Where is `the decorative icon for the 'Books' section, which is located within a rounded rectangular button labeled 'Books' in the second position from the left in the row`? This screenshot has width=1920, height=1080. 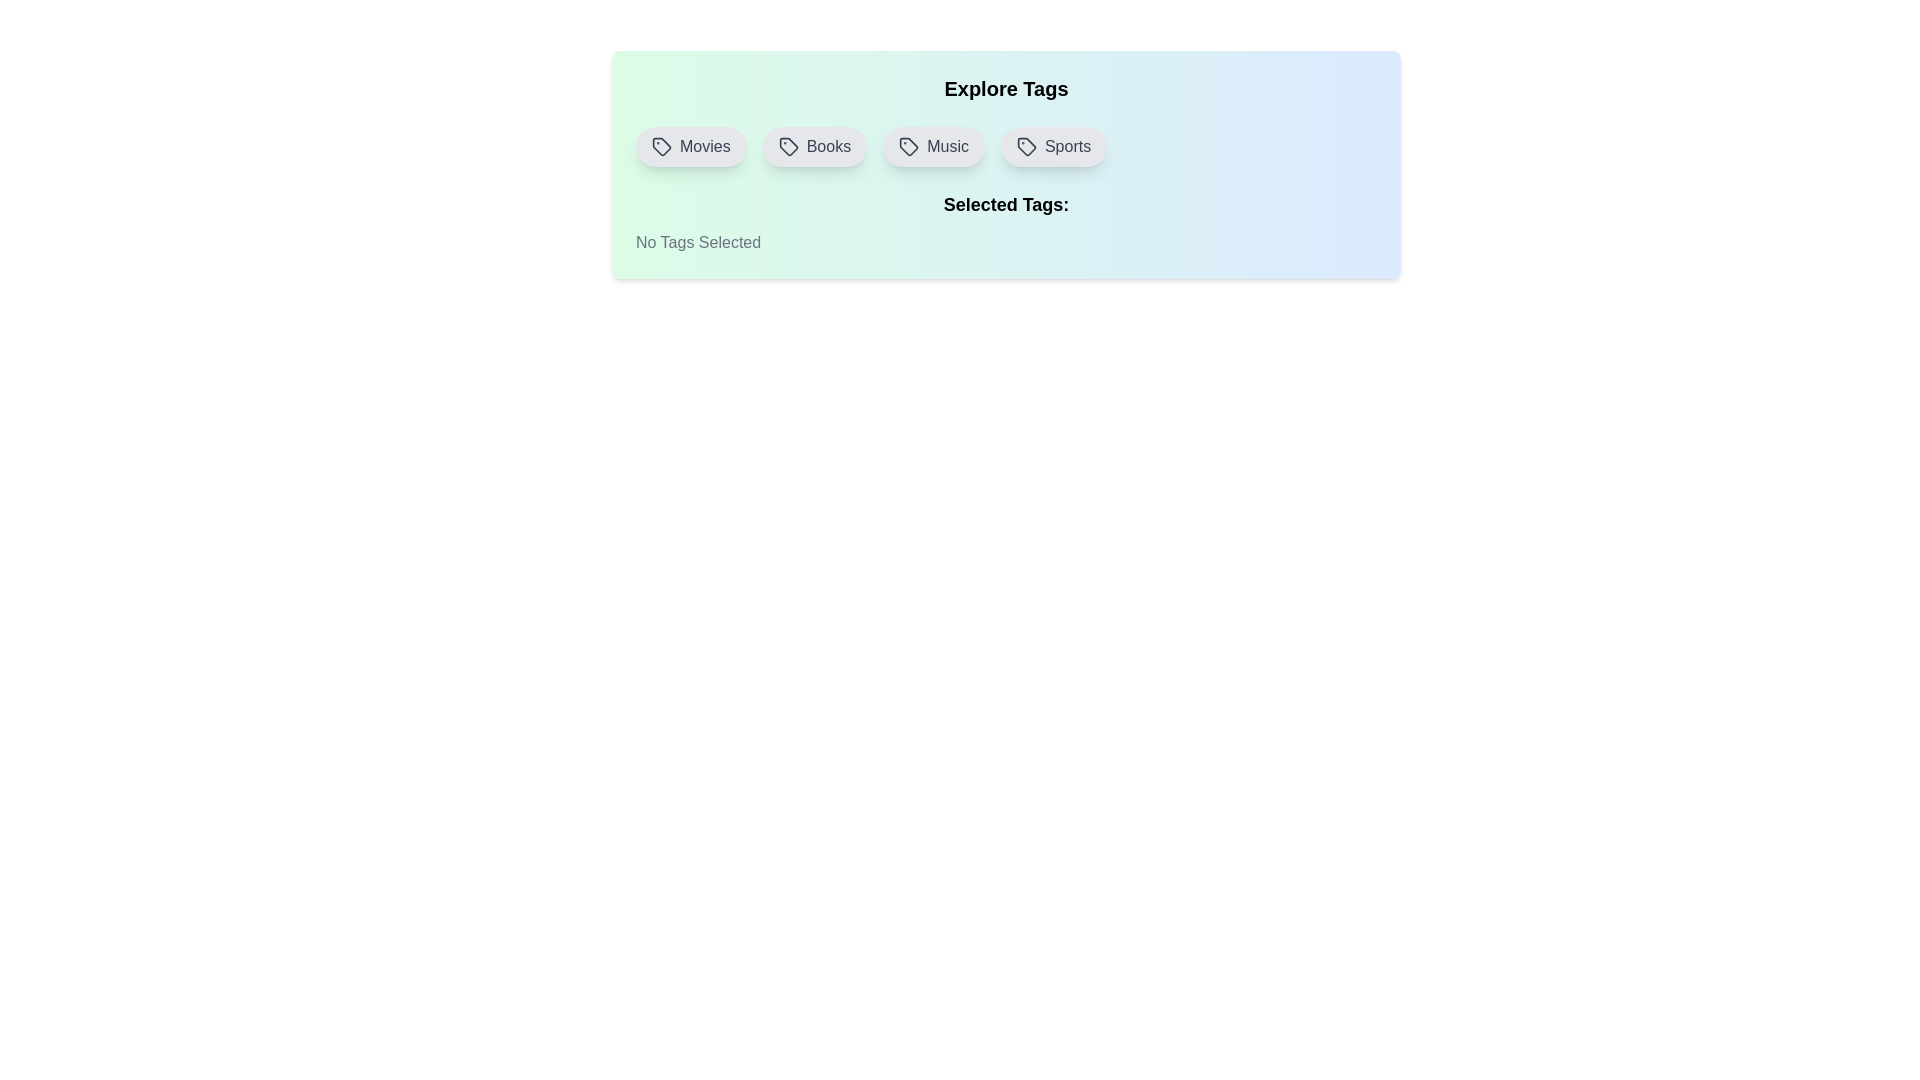 the decorative icon for the 'Books' section, which is located within a rounded rectangular button labeled 'Books' in the second position from the left in the row is located at coordinates (787, 145).